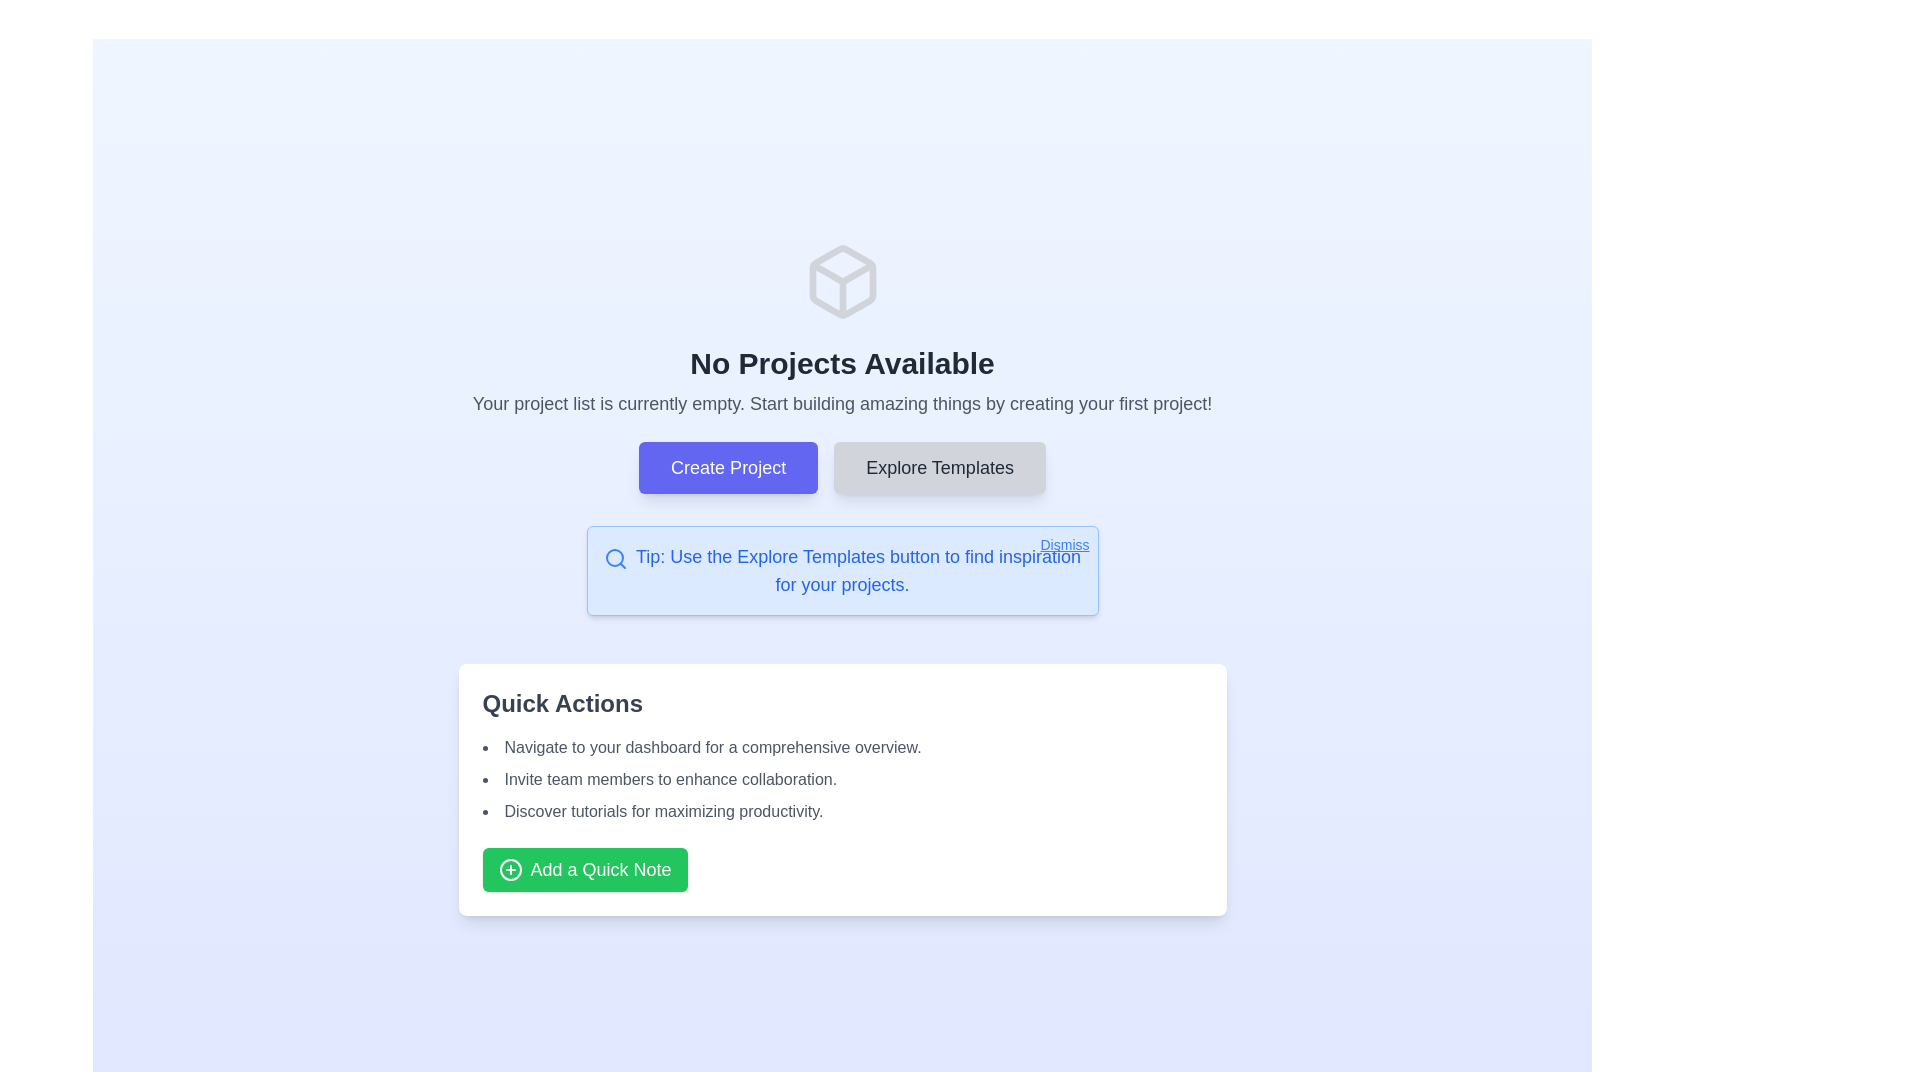  Describe the element at coordinates (510, 869) in the screenshot. I see `the circular icon with a plus symbol inside it, which is located to the left of the text within the green button labeled 'Add a Quick Note'` at that location.